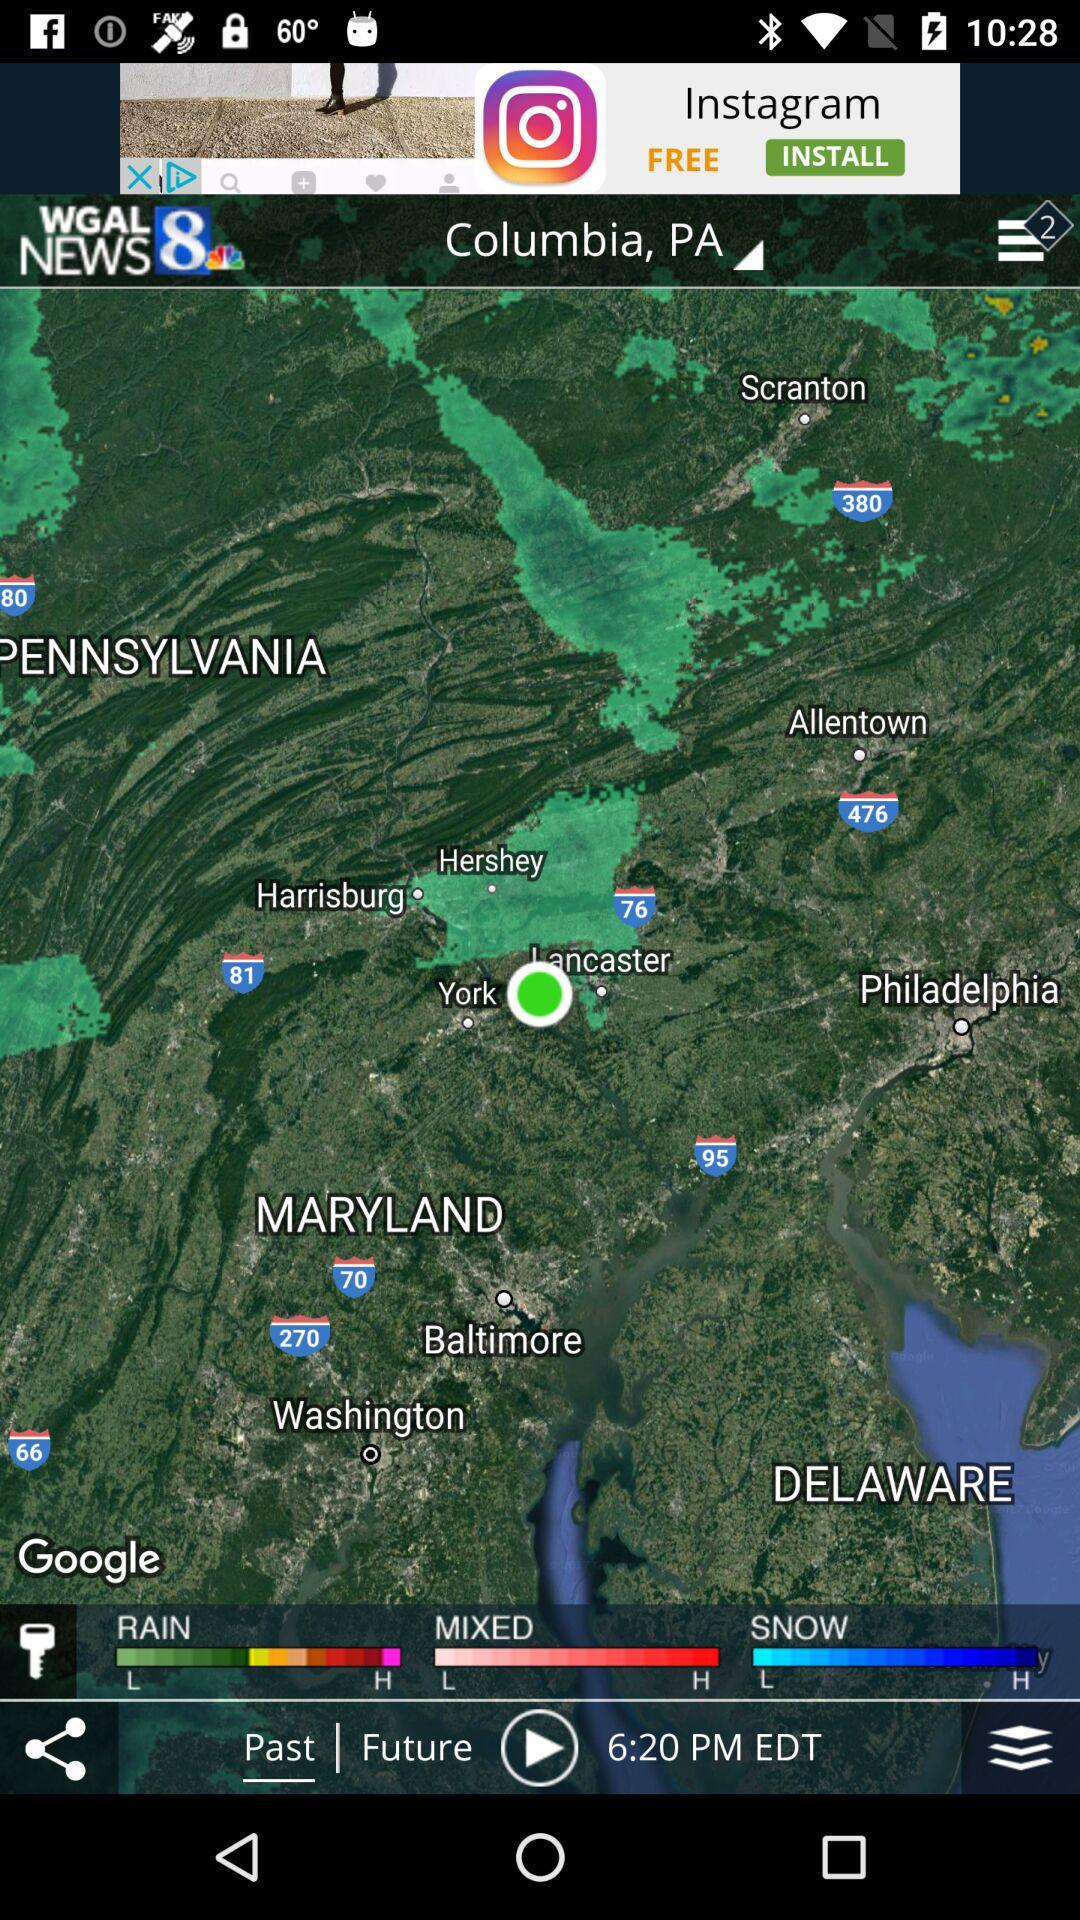 The image size is (1080, 1920). What do you see at coordinates (38, 1651) in the screenshot?
I see `show weather map keys` at bounding box center [38, 1651].